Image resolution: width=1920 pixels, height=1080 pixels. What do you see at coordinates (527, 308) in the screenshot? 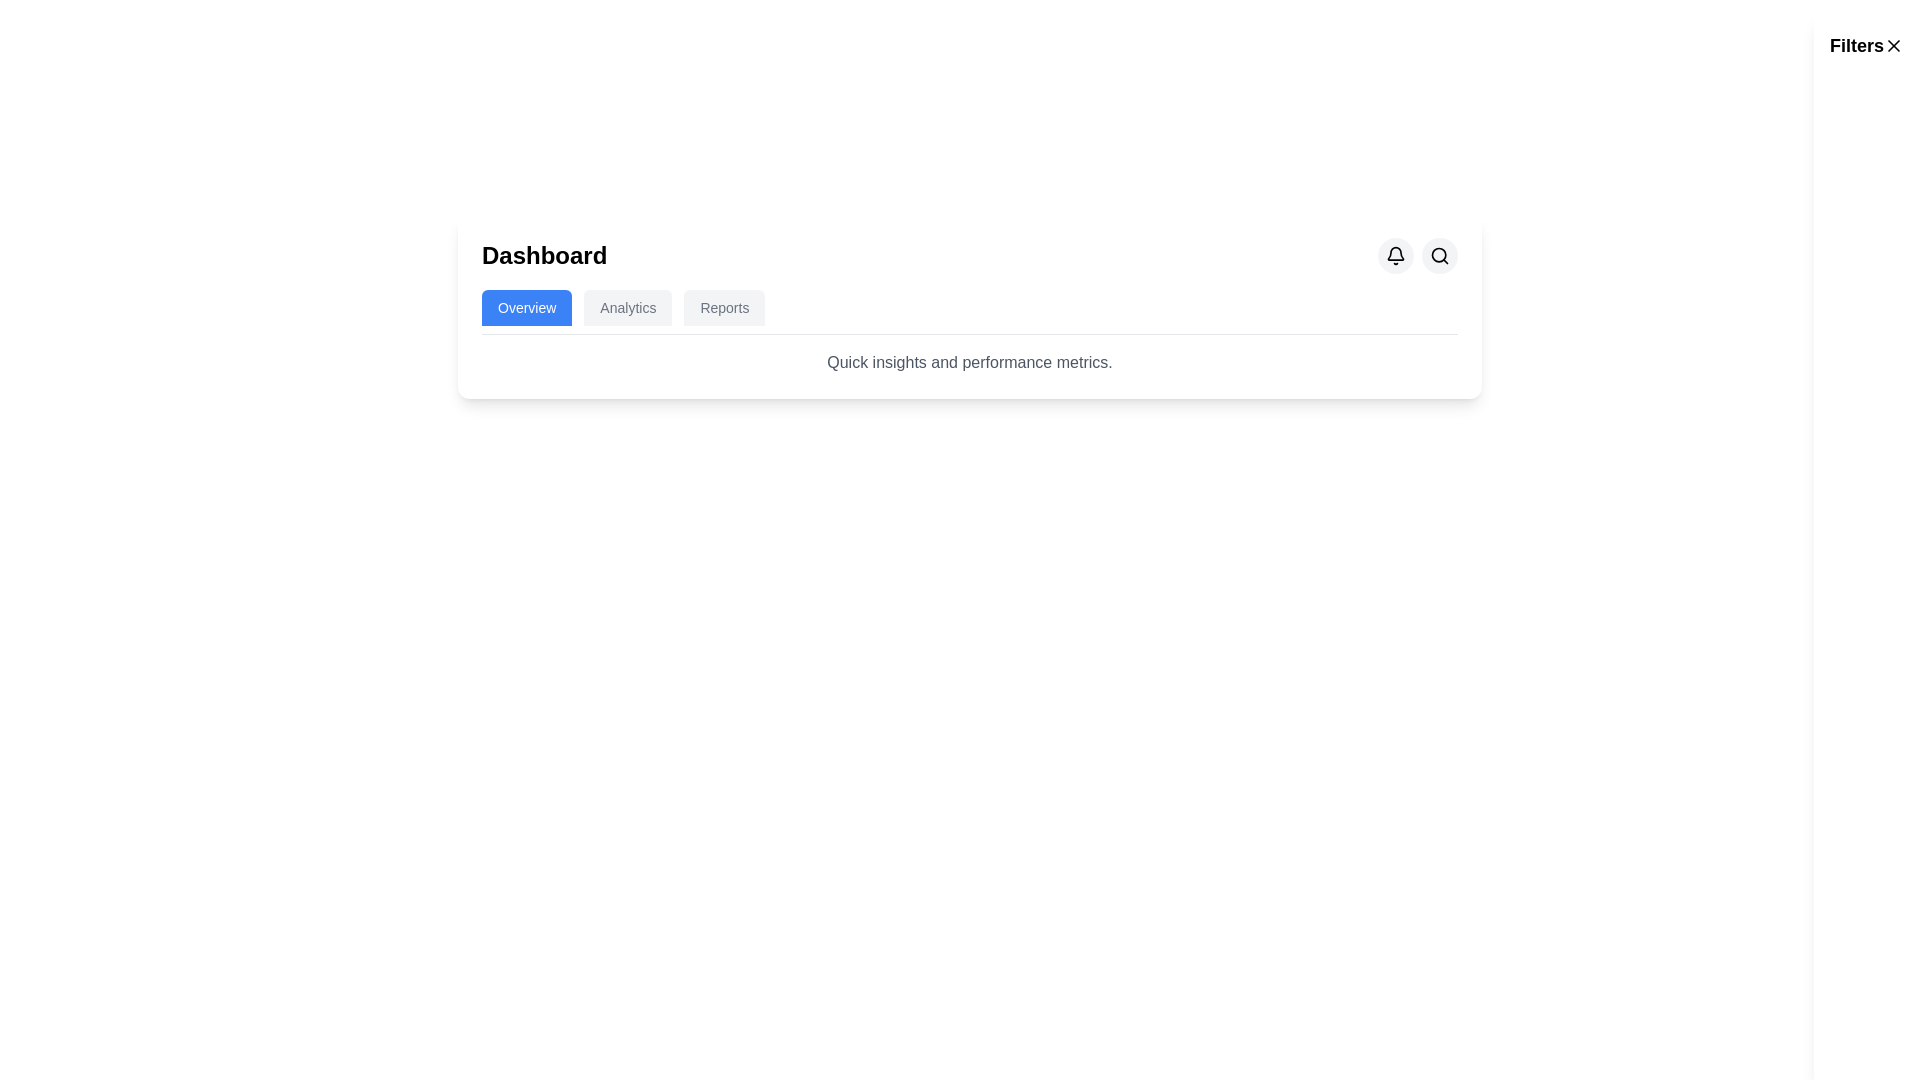
I see `the 'Overview' navigation button located in the top left section of the button group, immediately following the 'Dashboard' title, to potentially see a tooltip or a change in styles` at bounding box center [527, 308].